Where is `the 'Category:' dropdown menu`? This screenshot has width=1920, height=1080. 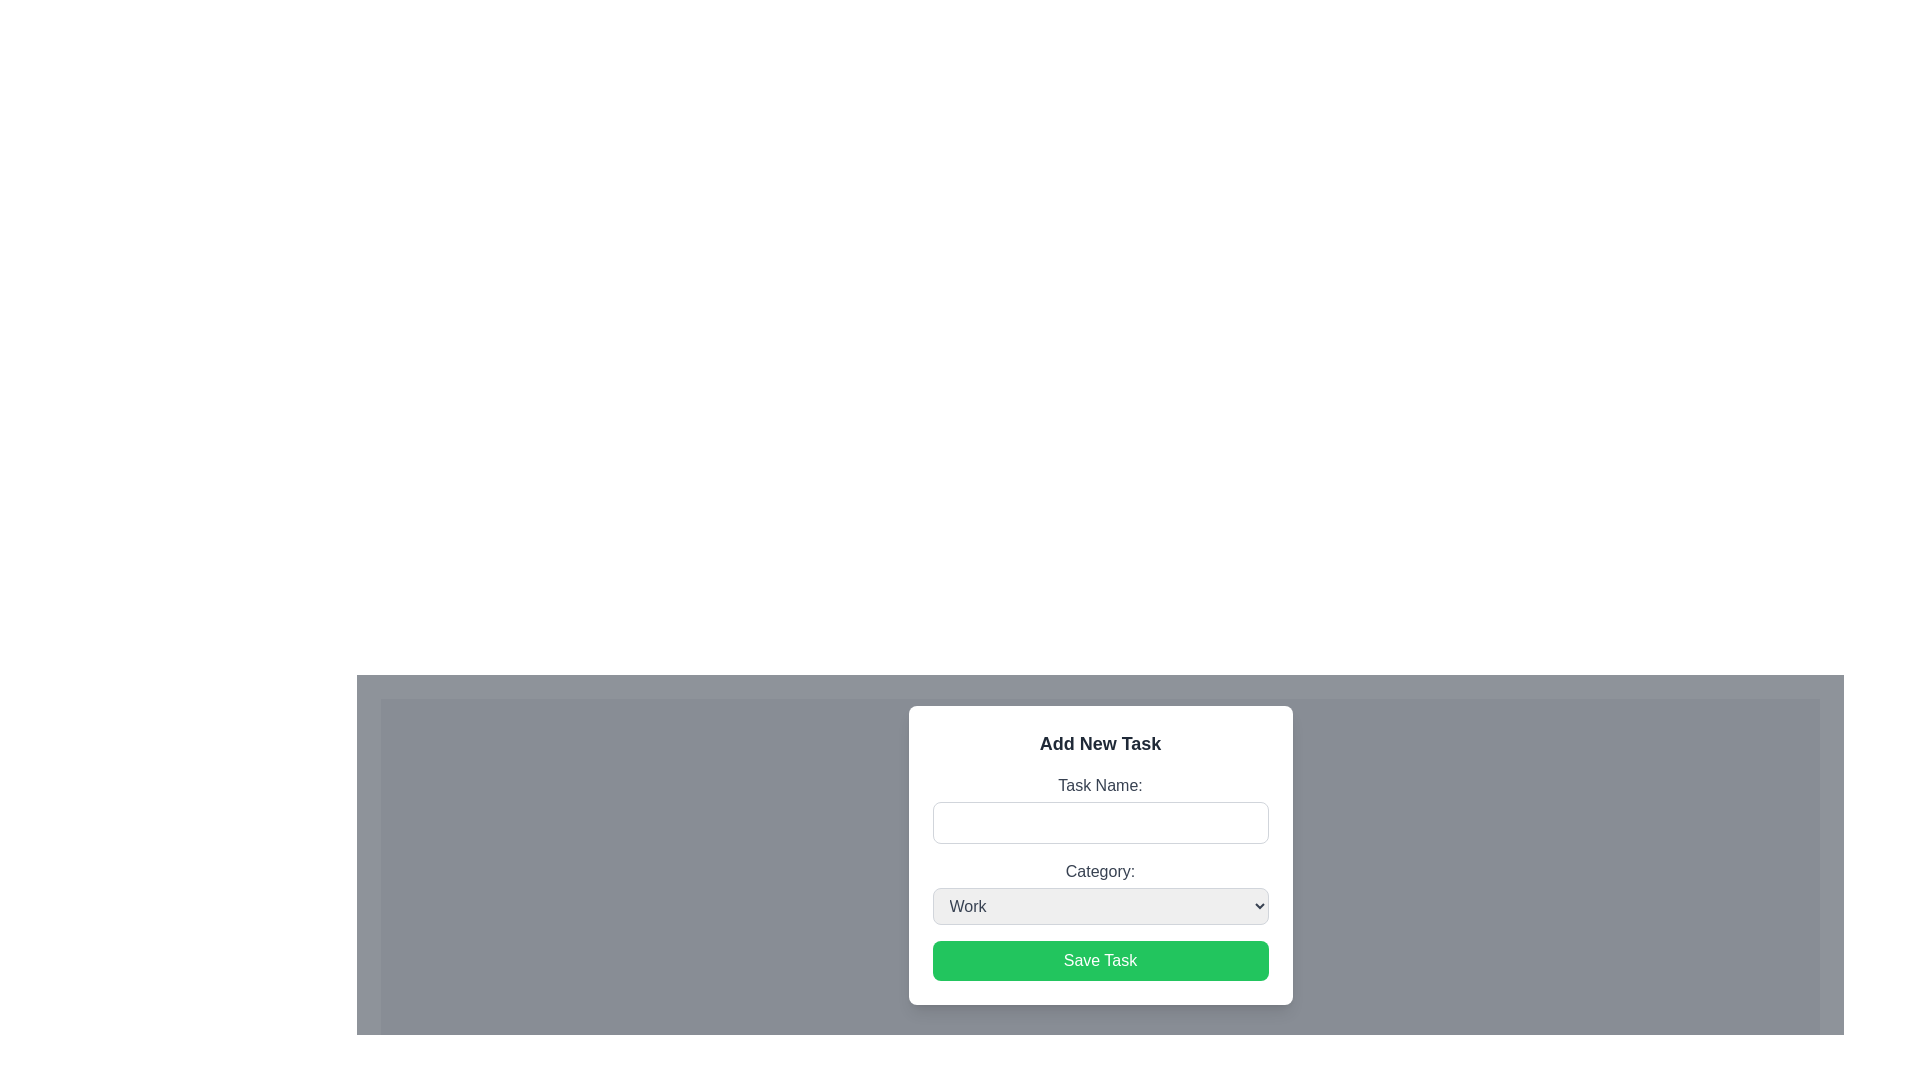 the 'Category:' dropdown menu is located at coordinates (1099, 890).